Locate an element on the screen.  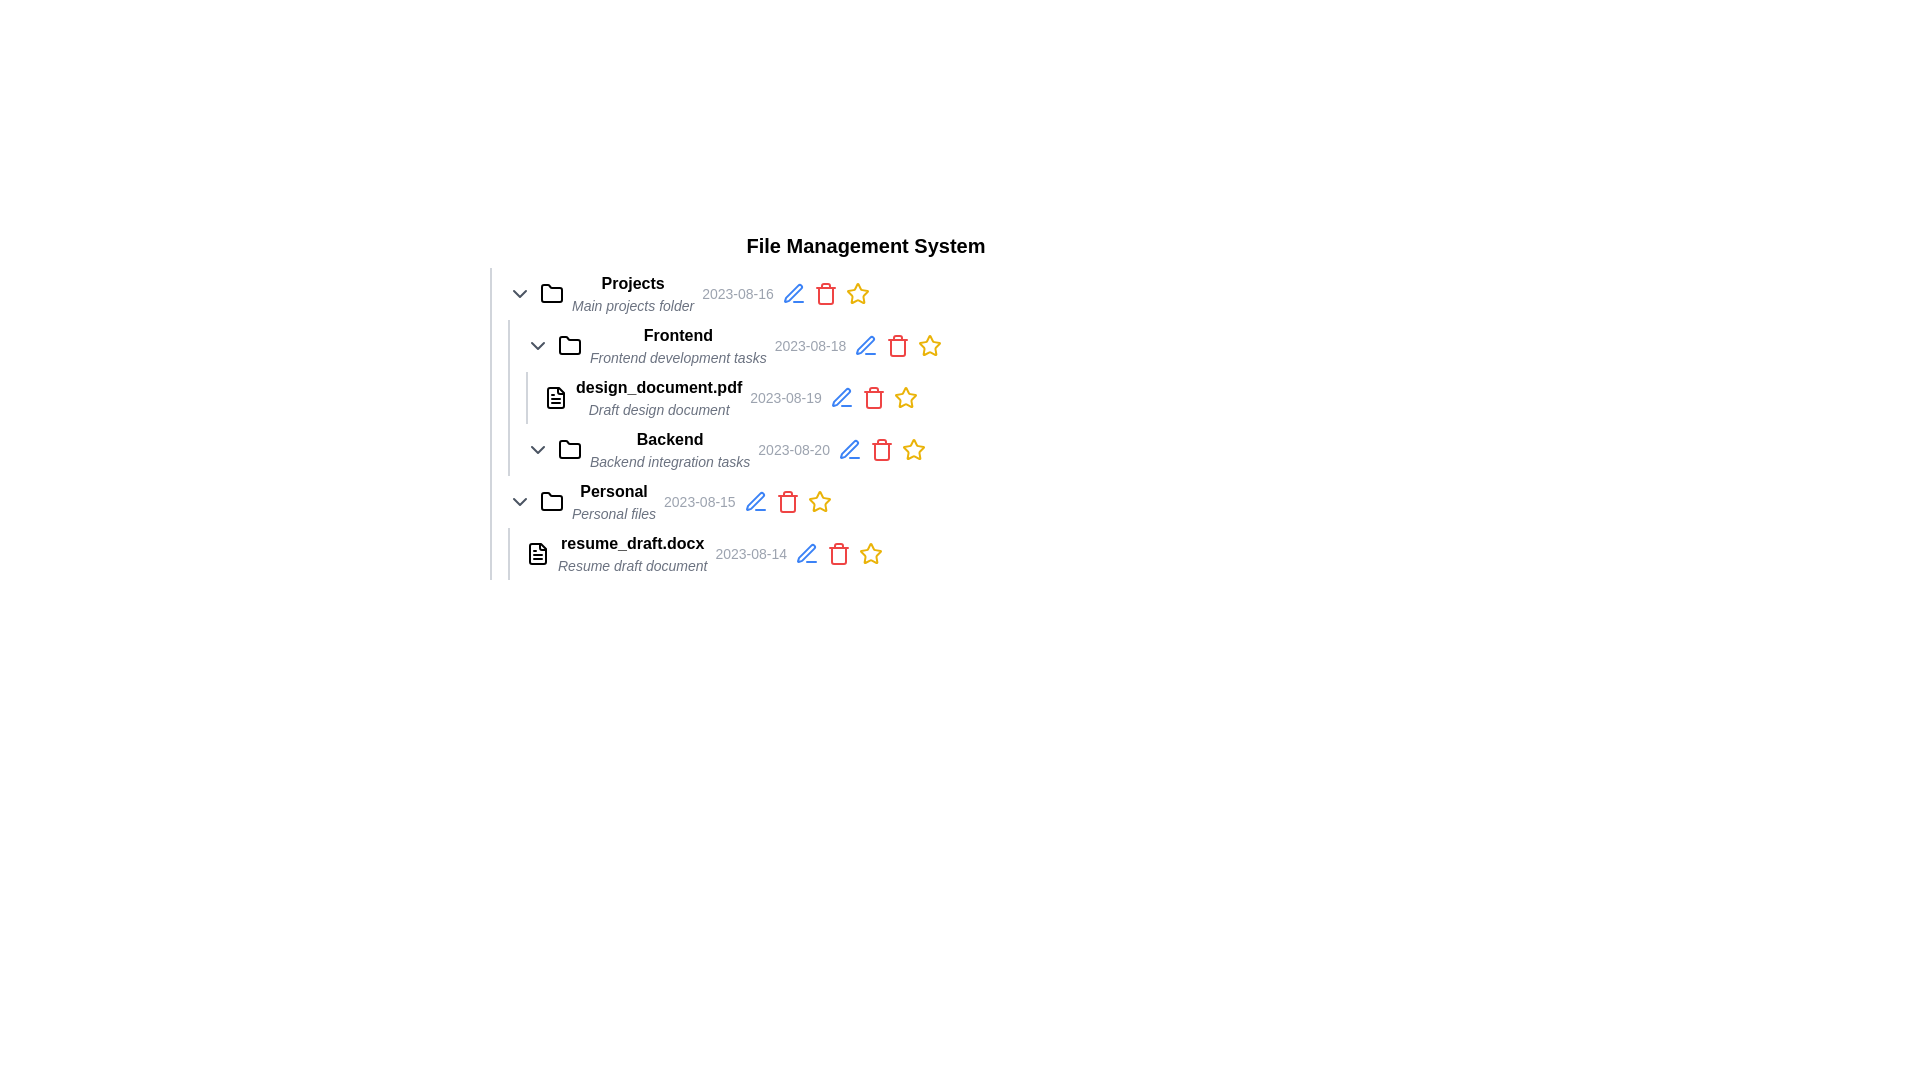
the graphical folder icon located directly left of the 'Projects' label in the file tree, which is the topmost folder in the hierarchy is located at coordinates (552, 293).